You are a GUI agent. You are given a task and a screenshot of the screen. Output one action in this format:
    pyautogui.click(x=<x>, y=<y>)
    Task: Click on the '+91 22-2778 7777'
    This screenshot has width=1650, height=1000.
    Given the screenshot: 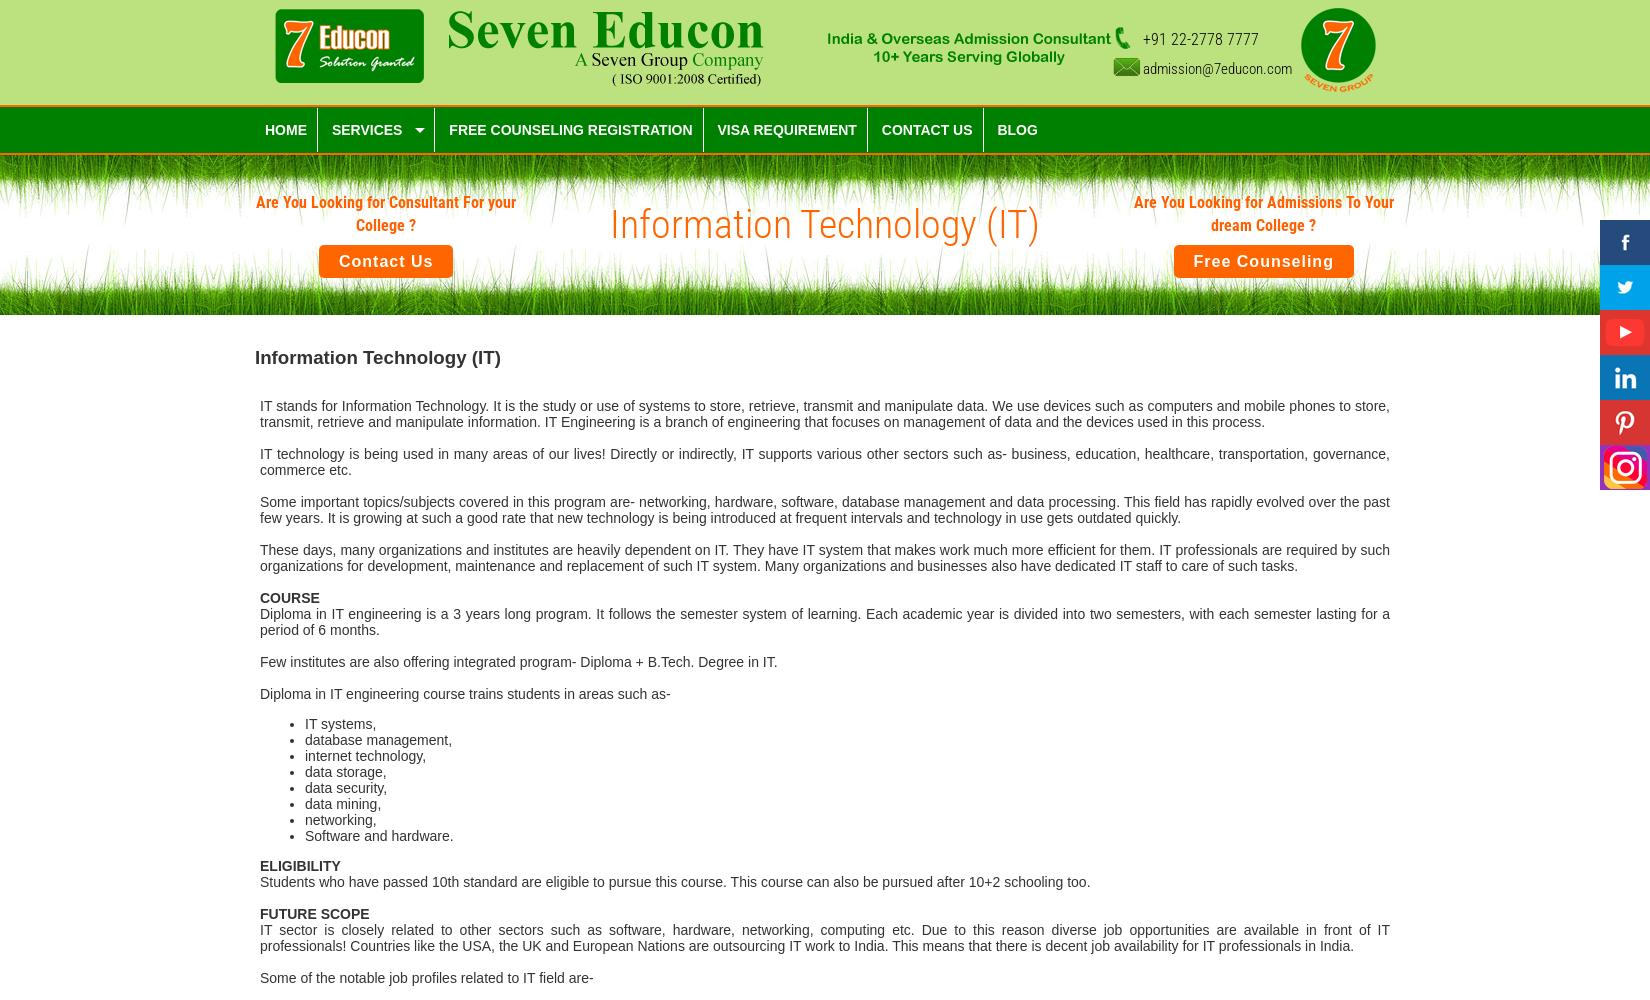 What is the action you would take?
    pyautogui.click(x=1201, y=39)
    